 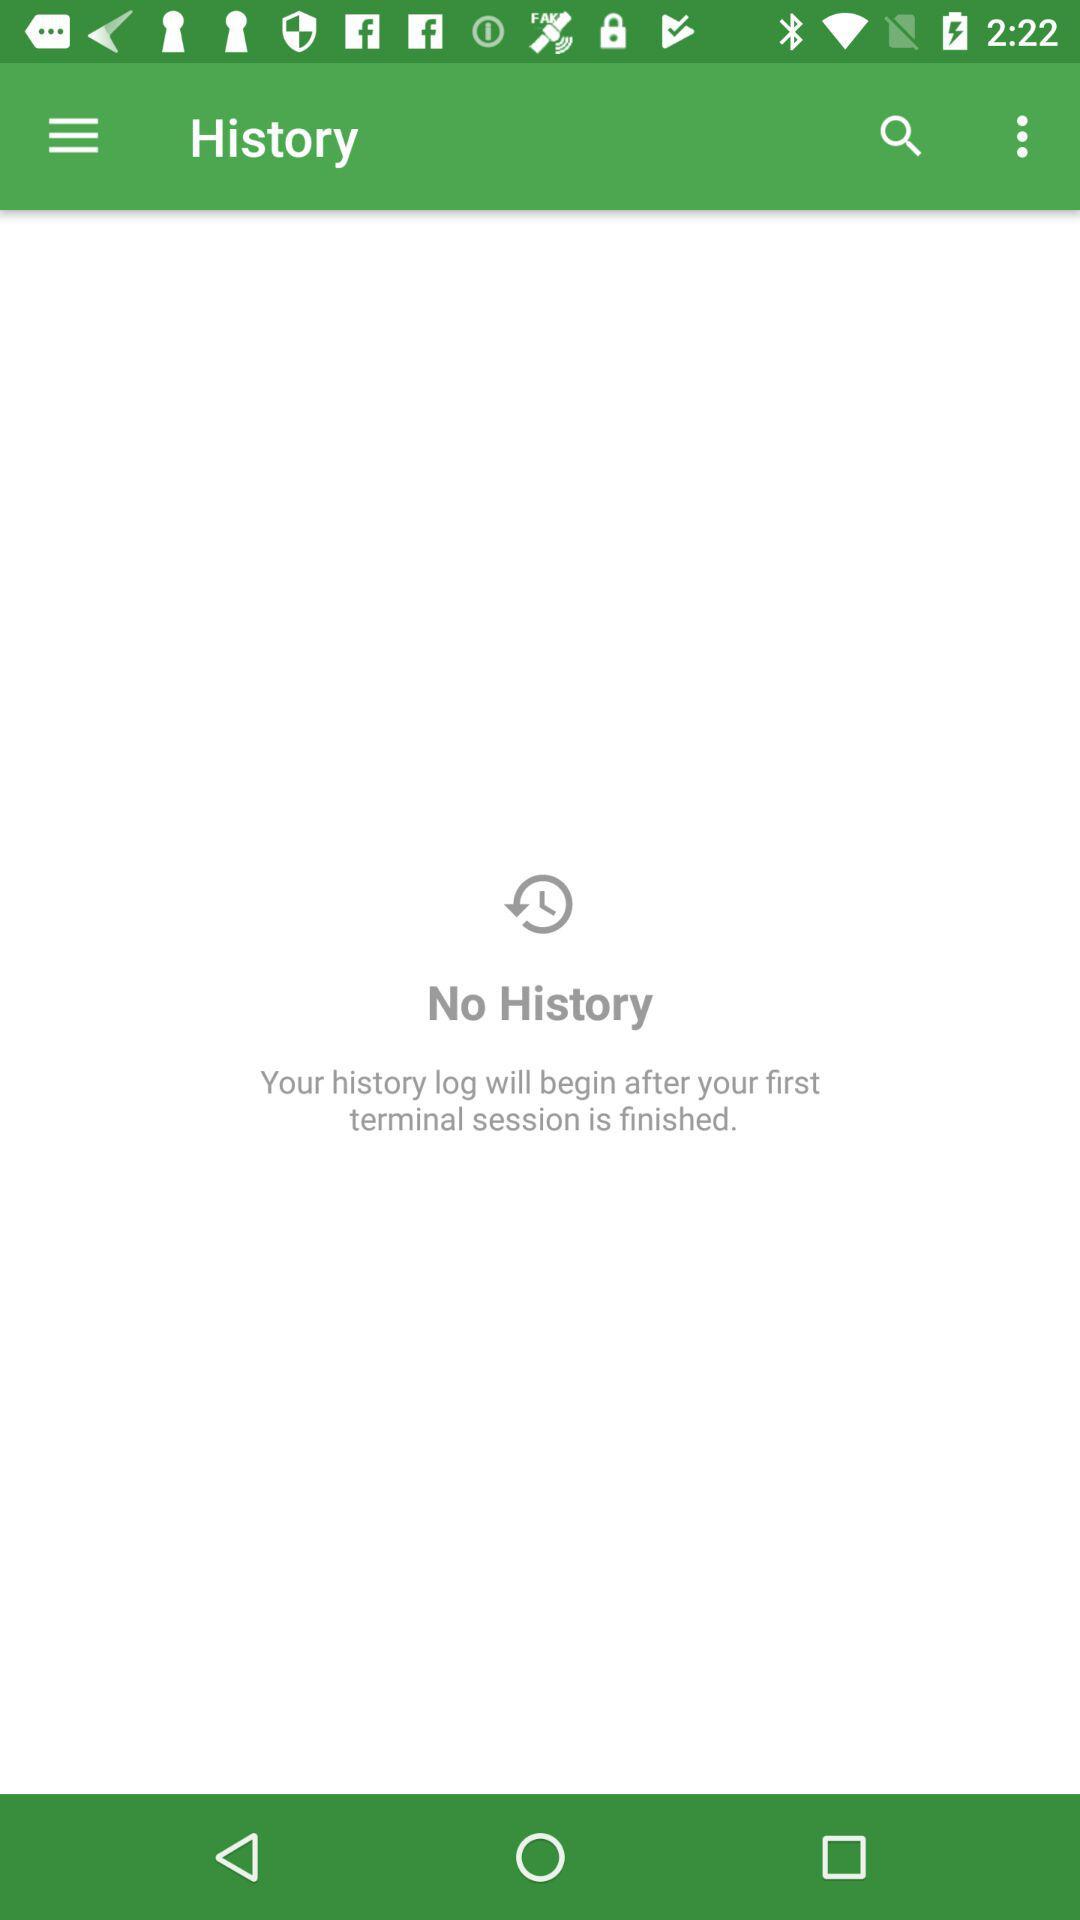 I want to click on the item next to history item, so click(x=72, y=135).